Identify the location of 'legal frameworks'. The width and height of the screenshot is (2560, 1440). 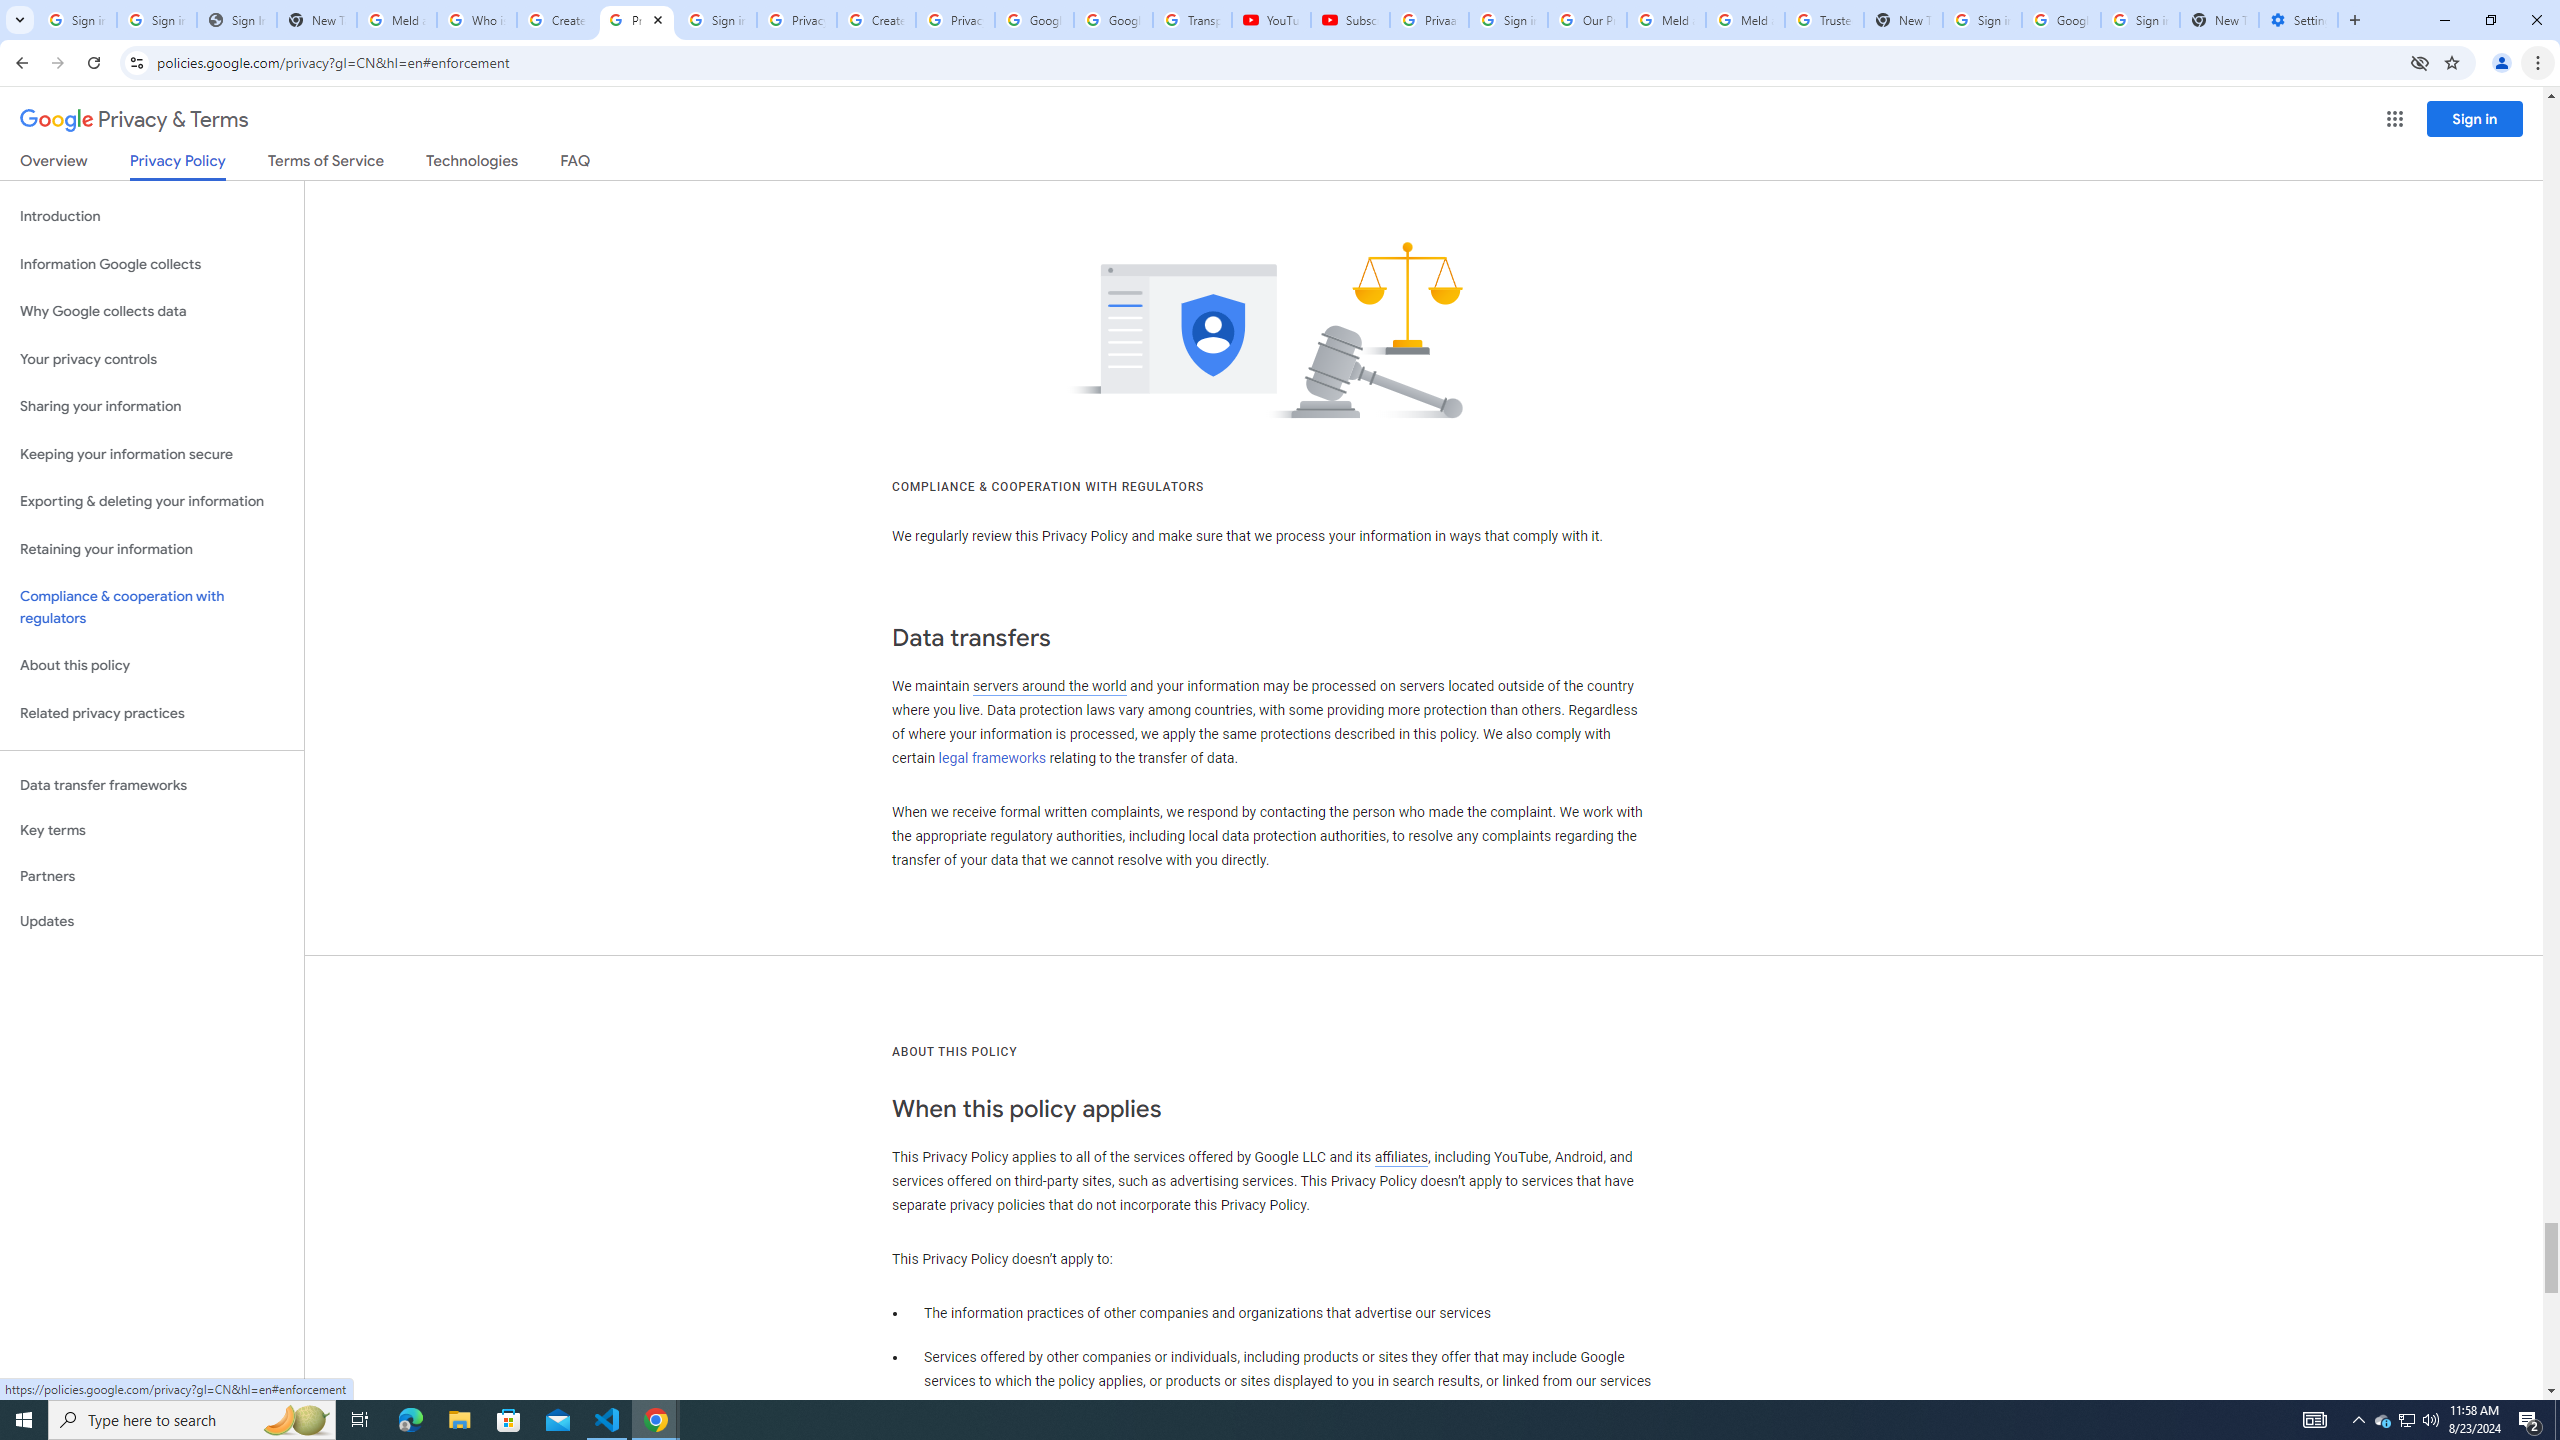
(991, 758).